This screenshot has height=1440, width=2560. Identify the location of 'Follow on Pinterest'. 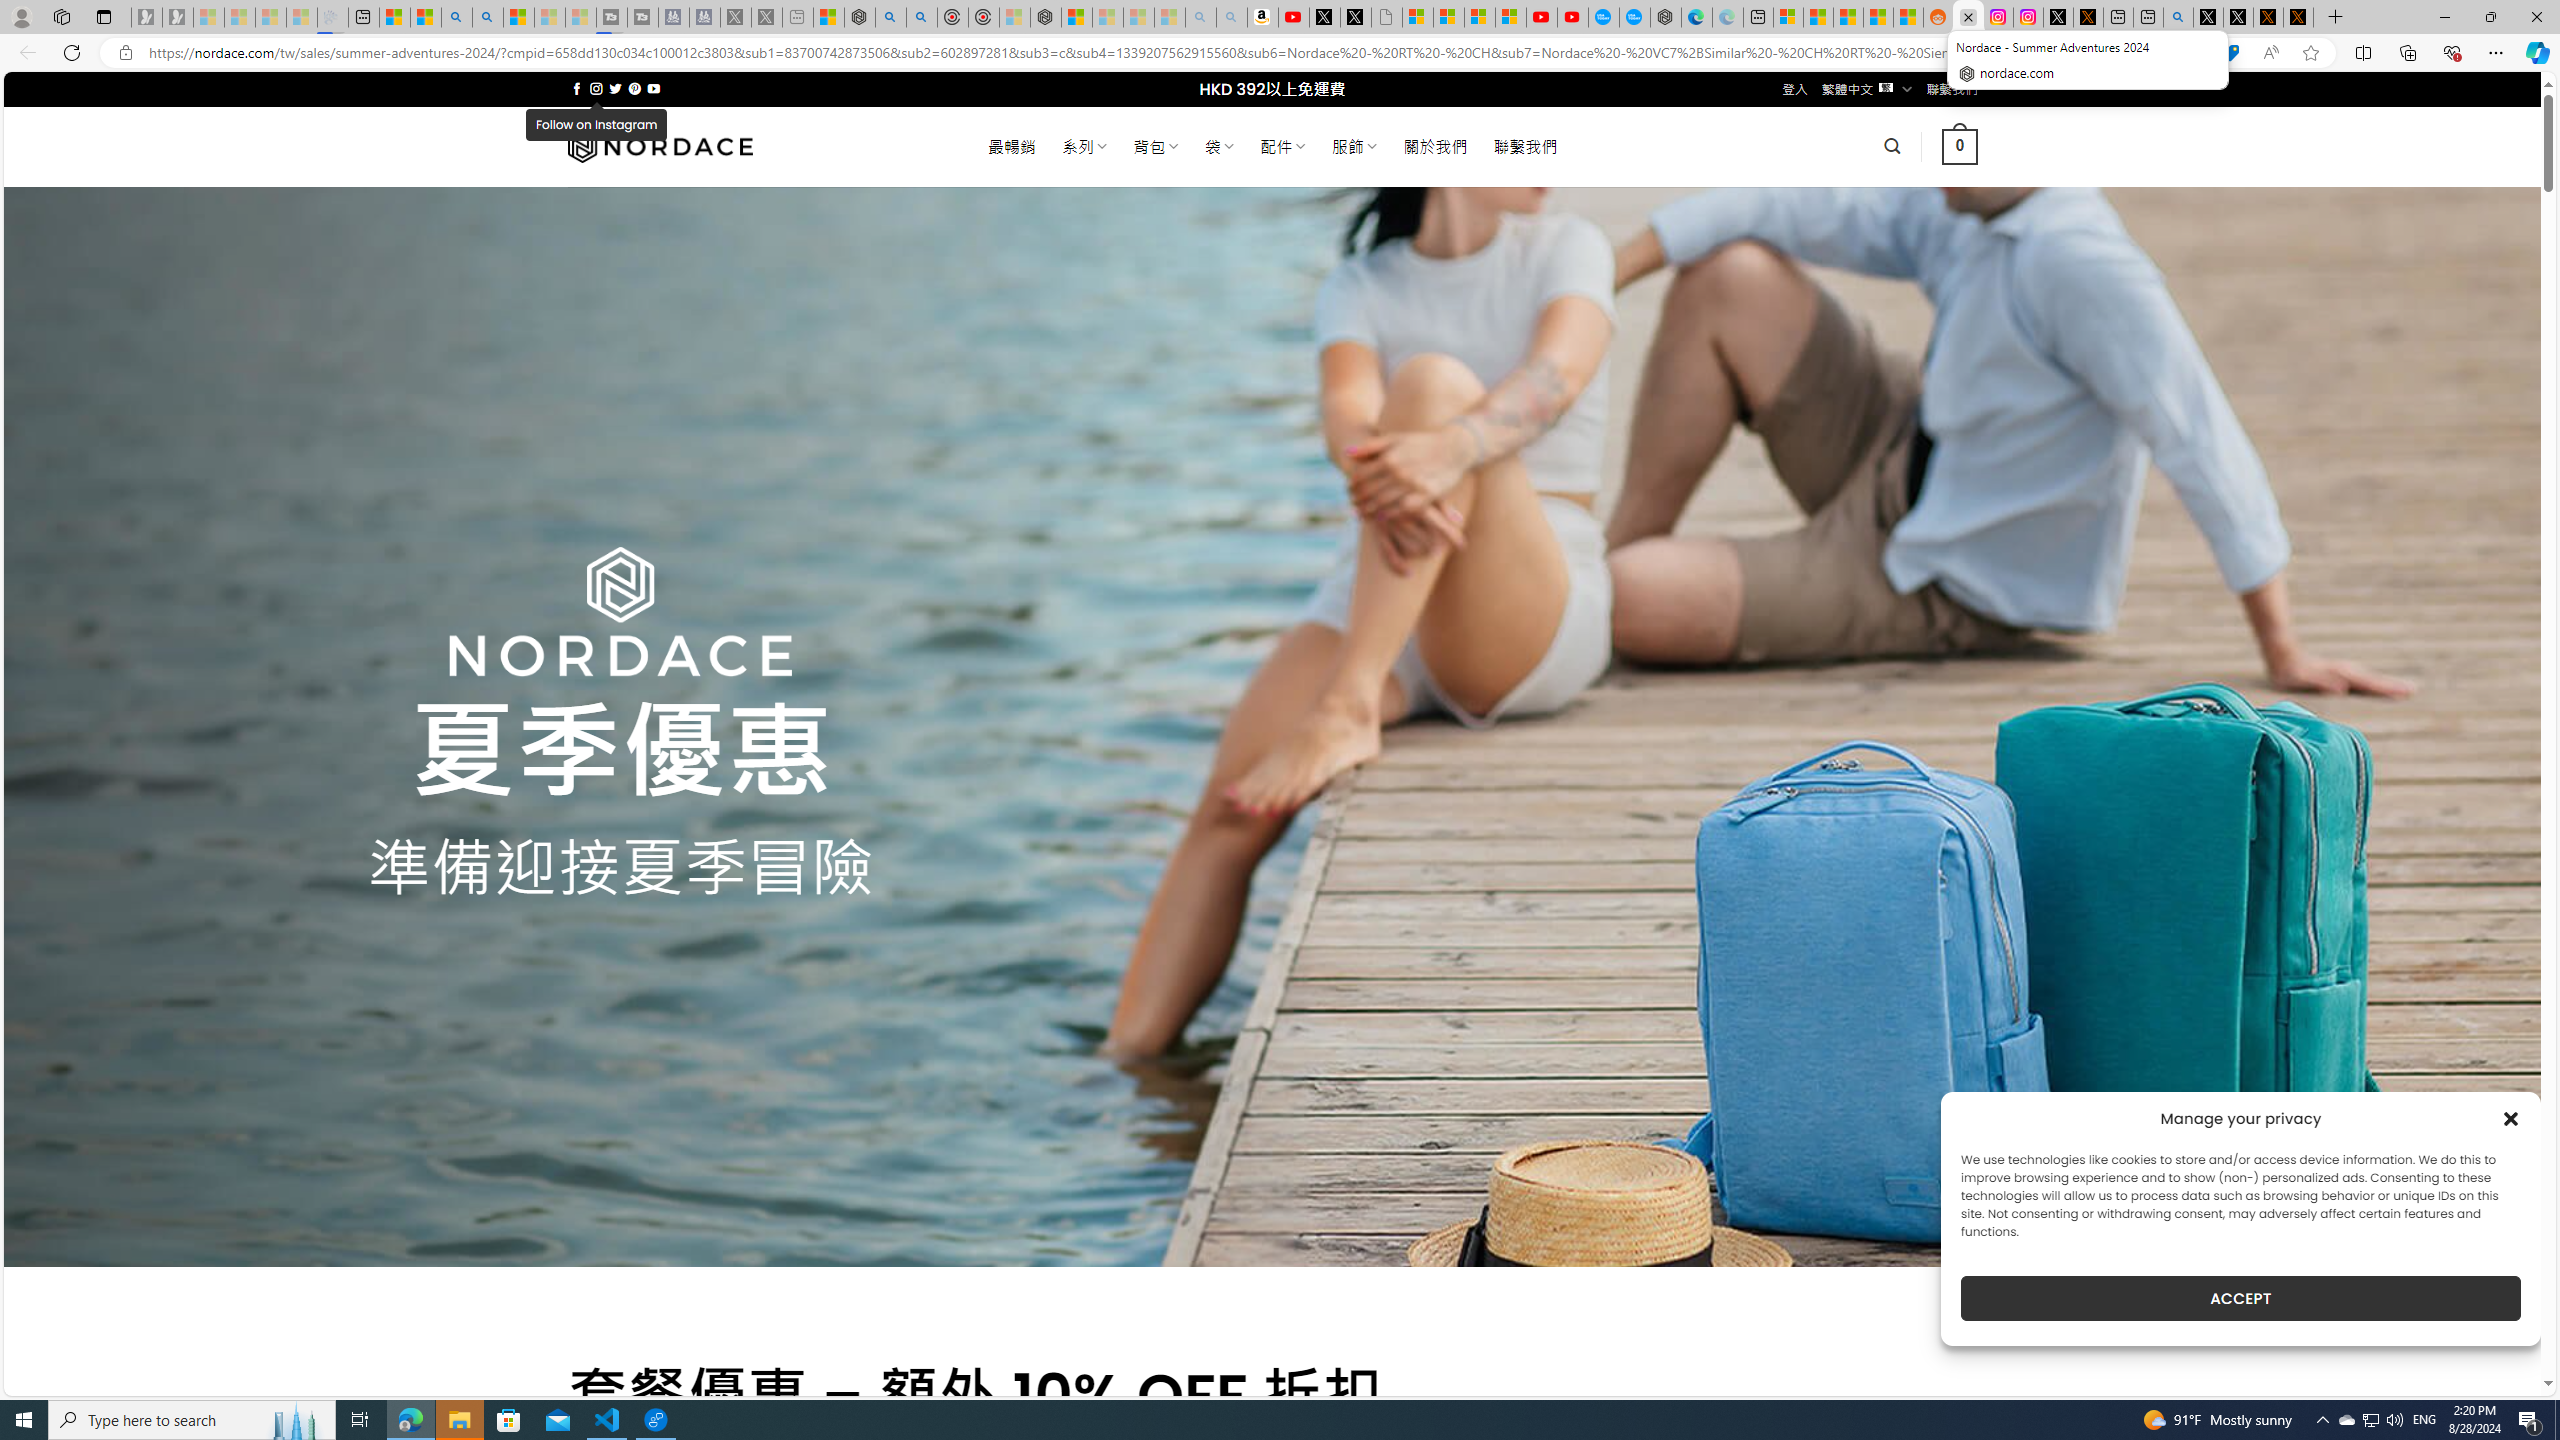
(632, 88).